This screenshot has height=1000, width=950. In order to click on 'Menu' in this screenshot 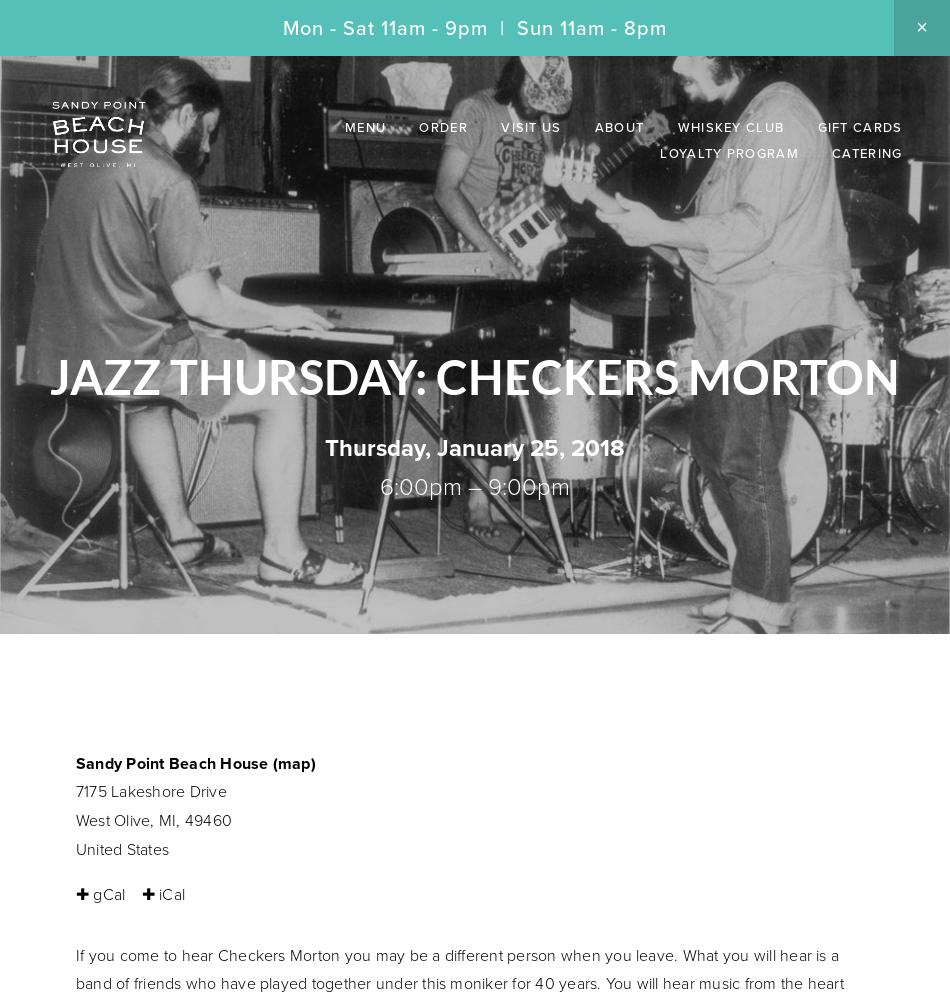, I will do `click(364, 127)`.